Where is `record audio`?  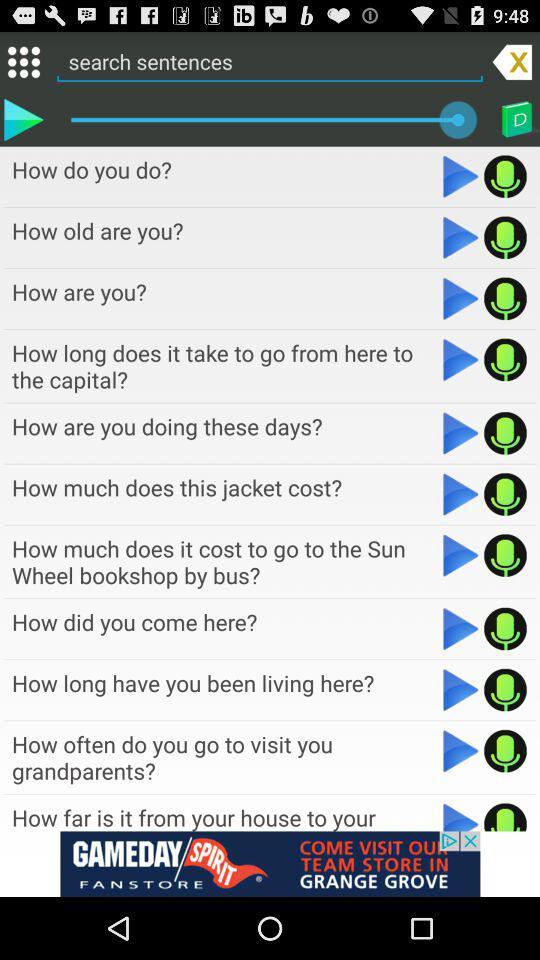 record audio is located at coordinates (504, 555).